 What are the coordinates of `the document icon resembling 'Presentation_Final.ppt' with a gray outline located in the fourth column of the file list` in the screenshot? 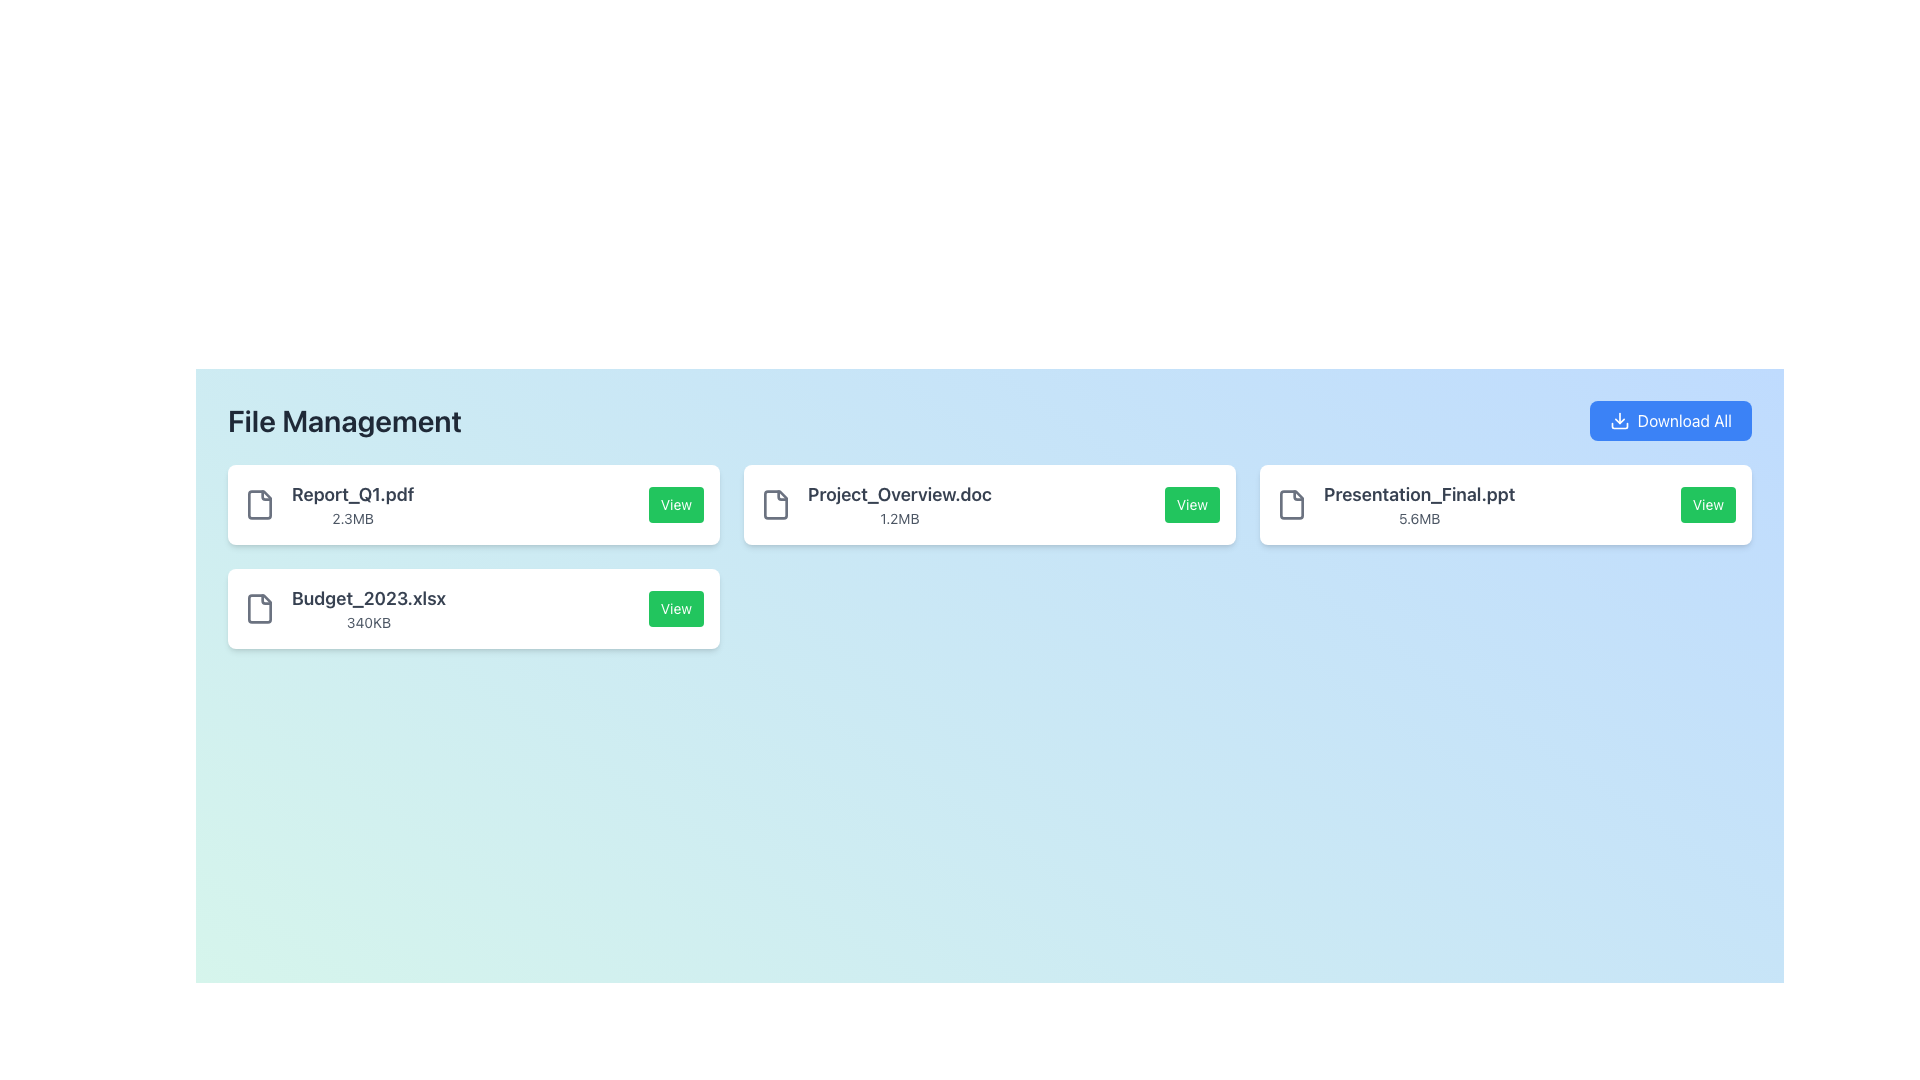 It's located at (1291, 504).